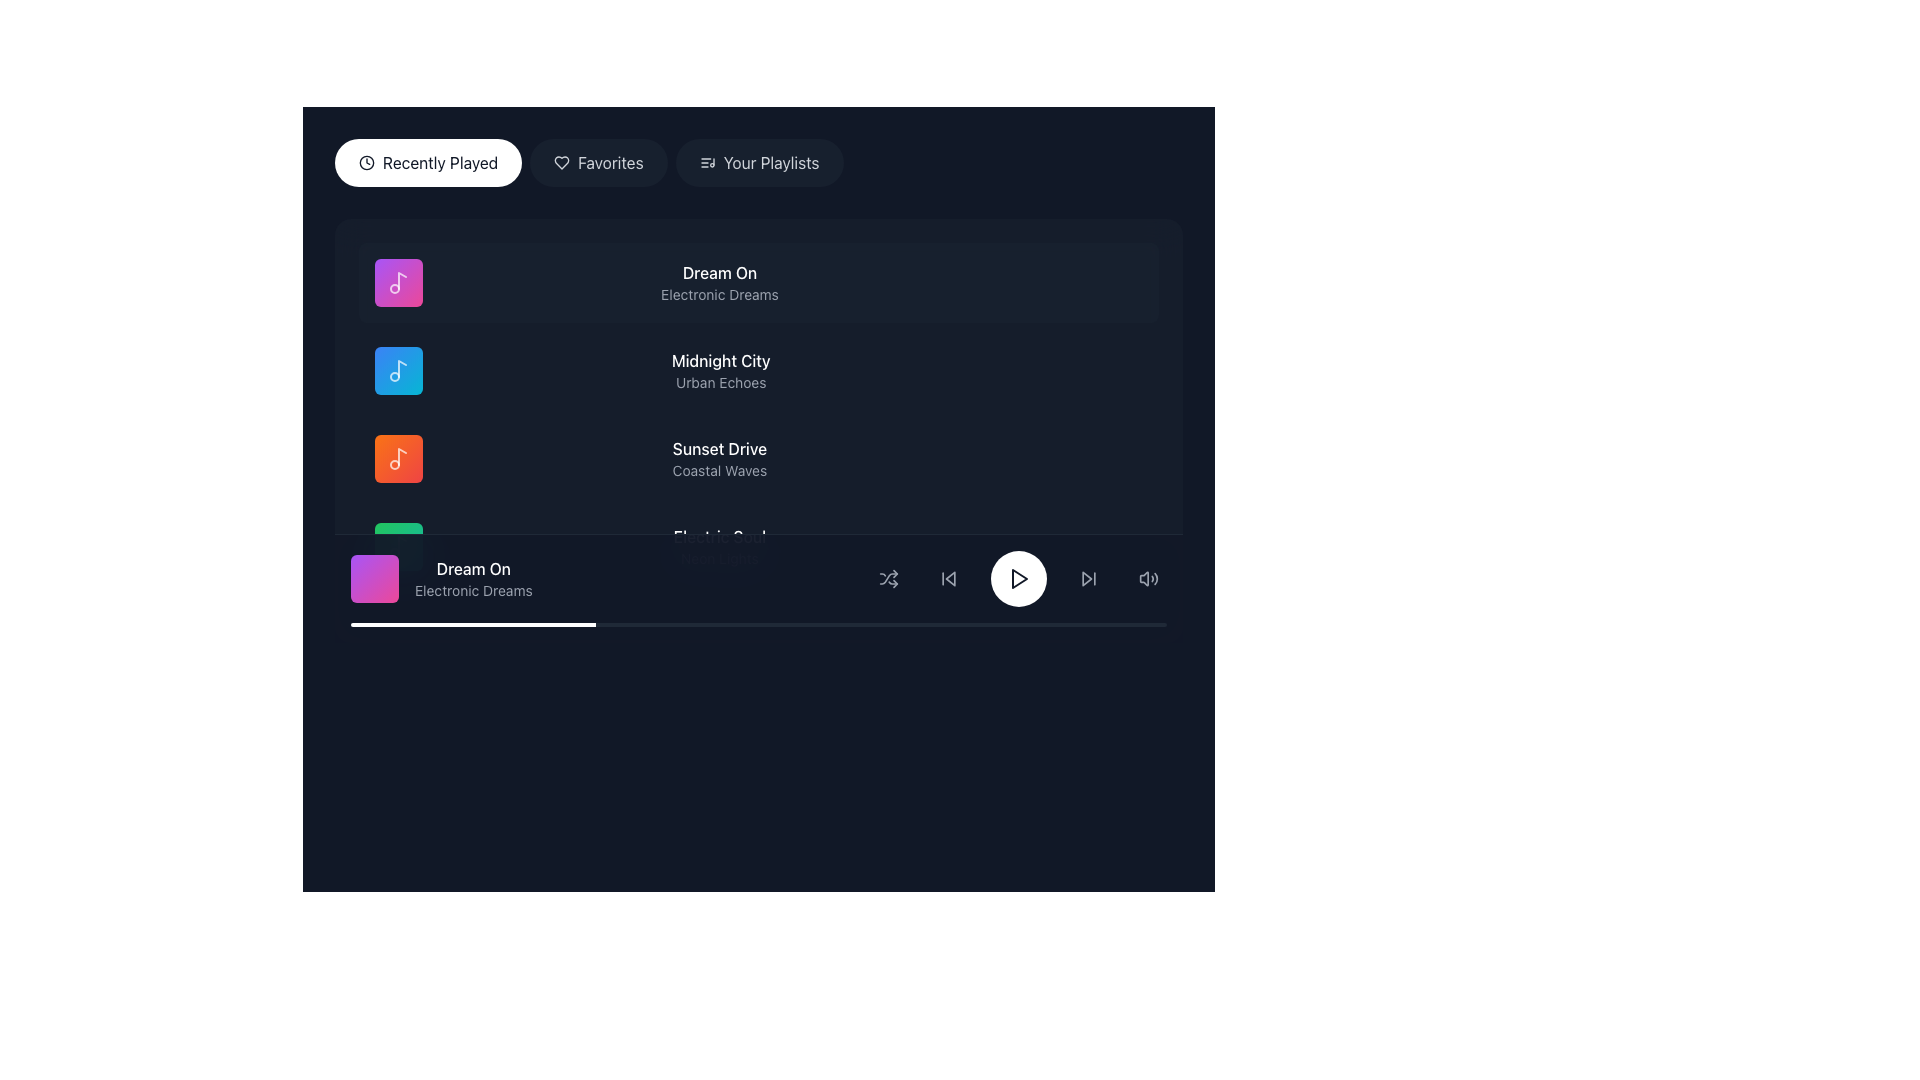 The image size is (1920, 1080). What do you see at coordinates (720, 459) in the screenshot?
I see `the third item in the playlist that displays the title and subtitle for selection` at bounding box center [720, 459].